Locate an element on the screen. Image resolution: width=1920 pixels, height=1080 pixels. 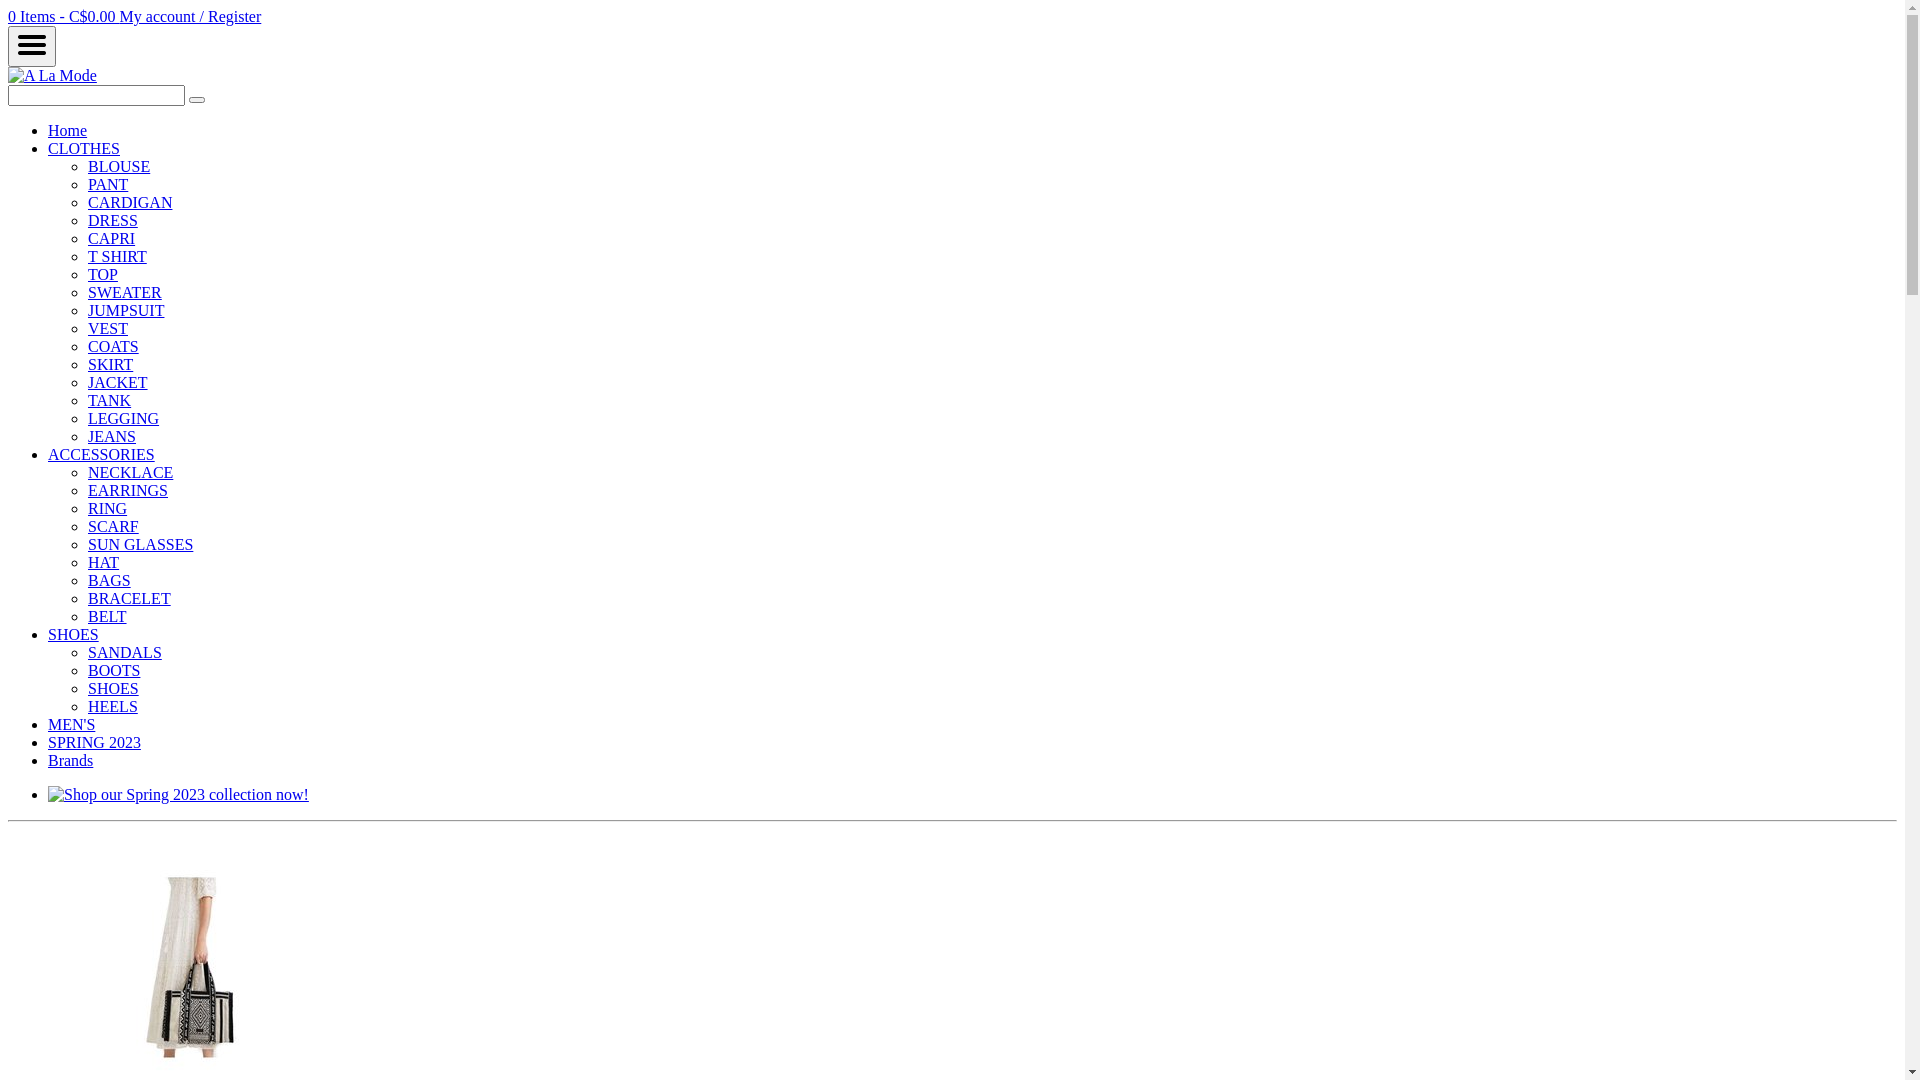
'BELT' is located at coordinates (86, 615).